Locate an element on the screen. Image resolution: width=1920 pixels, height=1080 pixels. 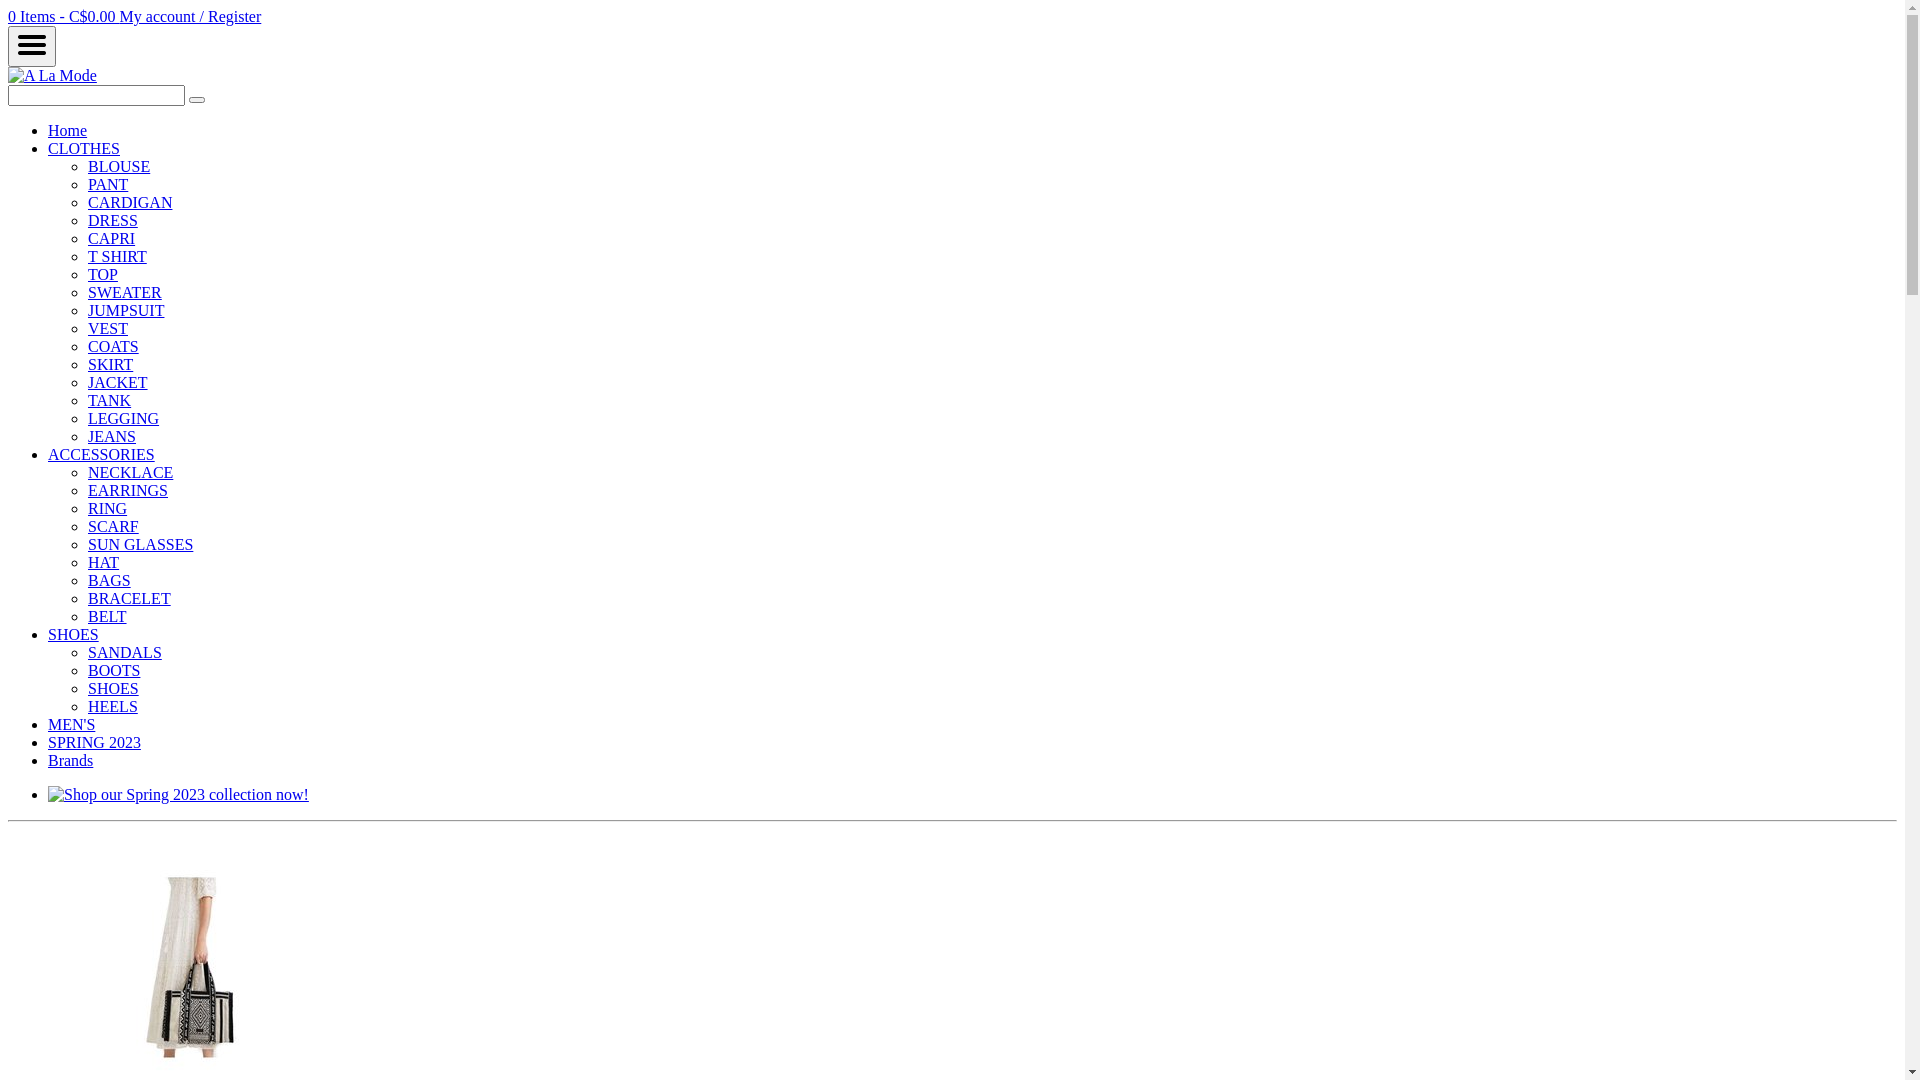
'BELT' is located at coordinates (86, 615).